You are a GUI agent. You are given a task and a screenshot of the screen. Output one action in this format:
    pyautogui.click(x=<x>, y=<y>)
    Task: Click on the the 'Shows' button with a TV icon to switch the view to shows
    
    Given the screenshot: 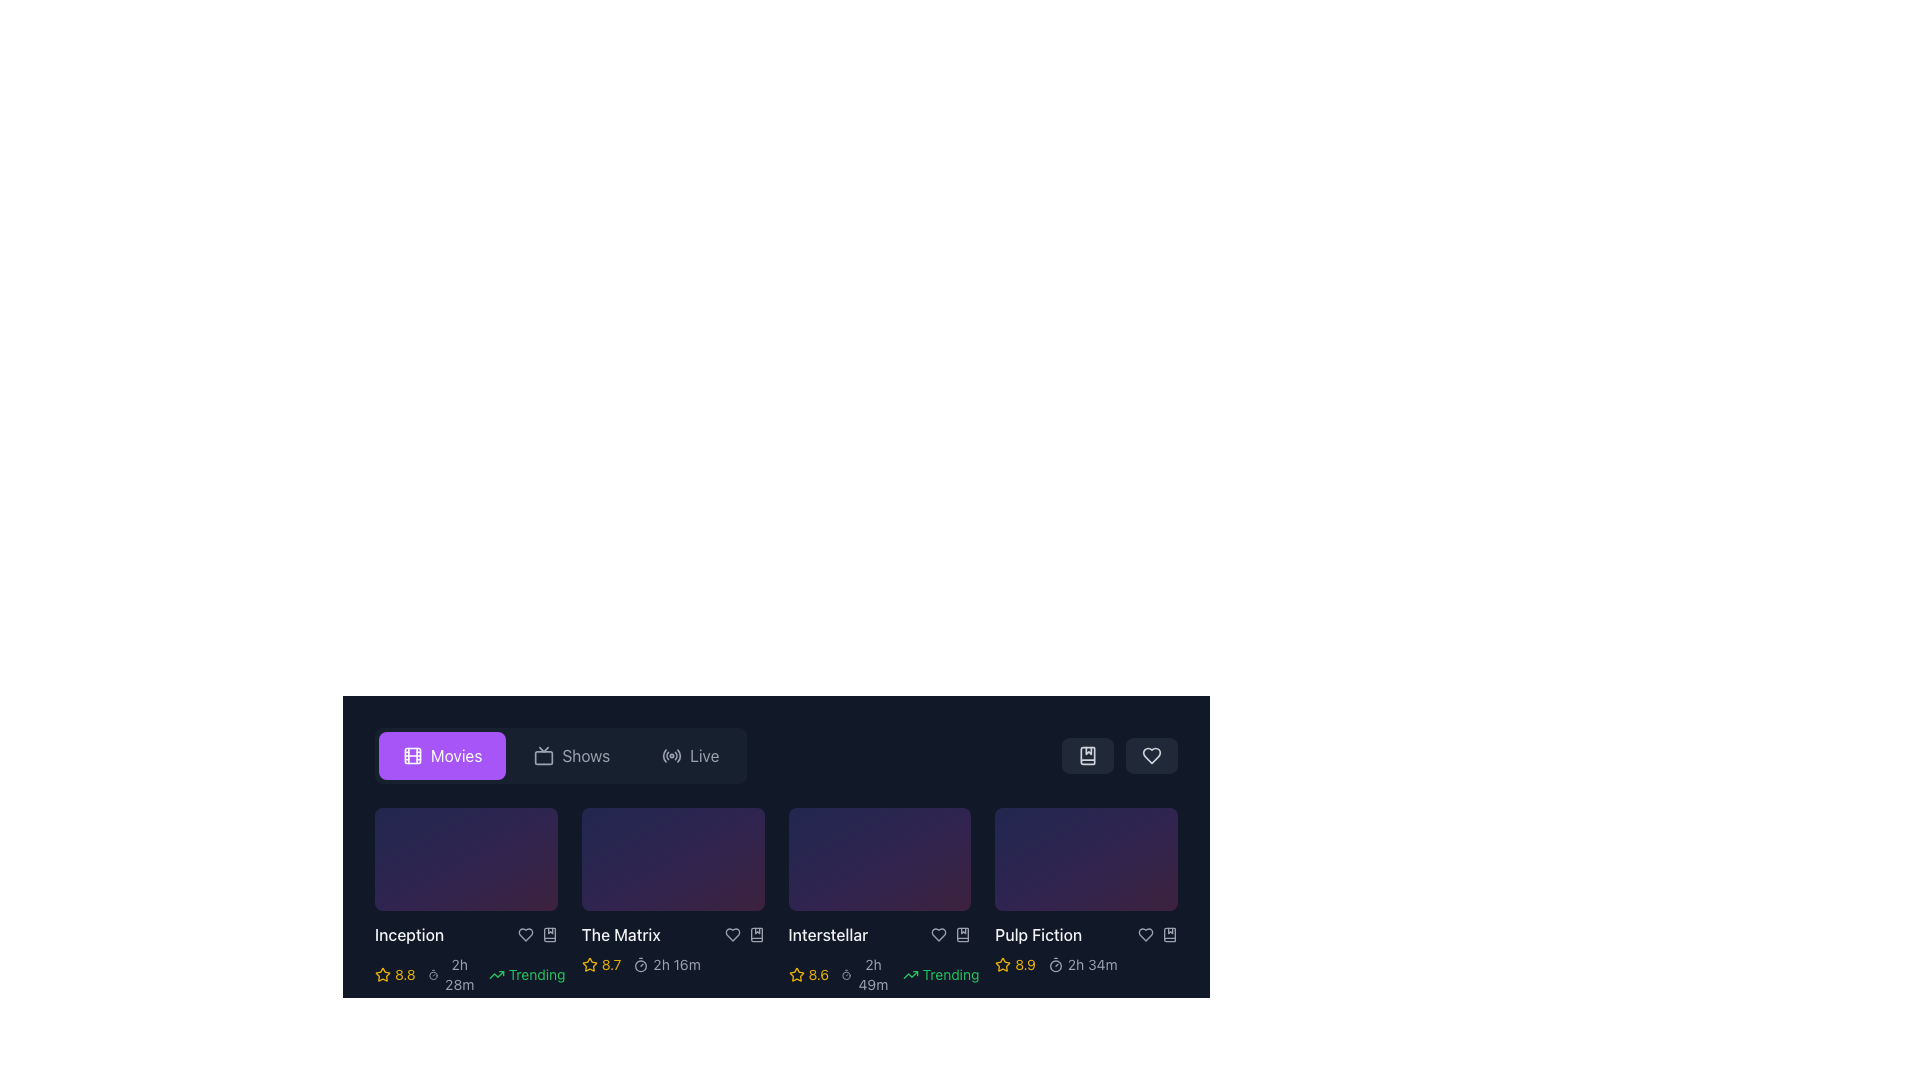 What is the action you would take?
    pyautogui.click(x=571, y=756)
    